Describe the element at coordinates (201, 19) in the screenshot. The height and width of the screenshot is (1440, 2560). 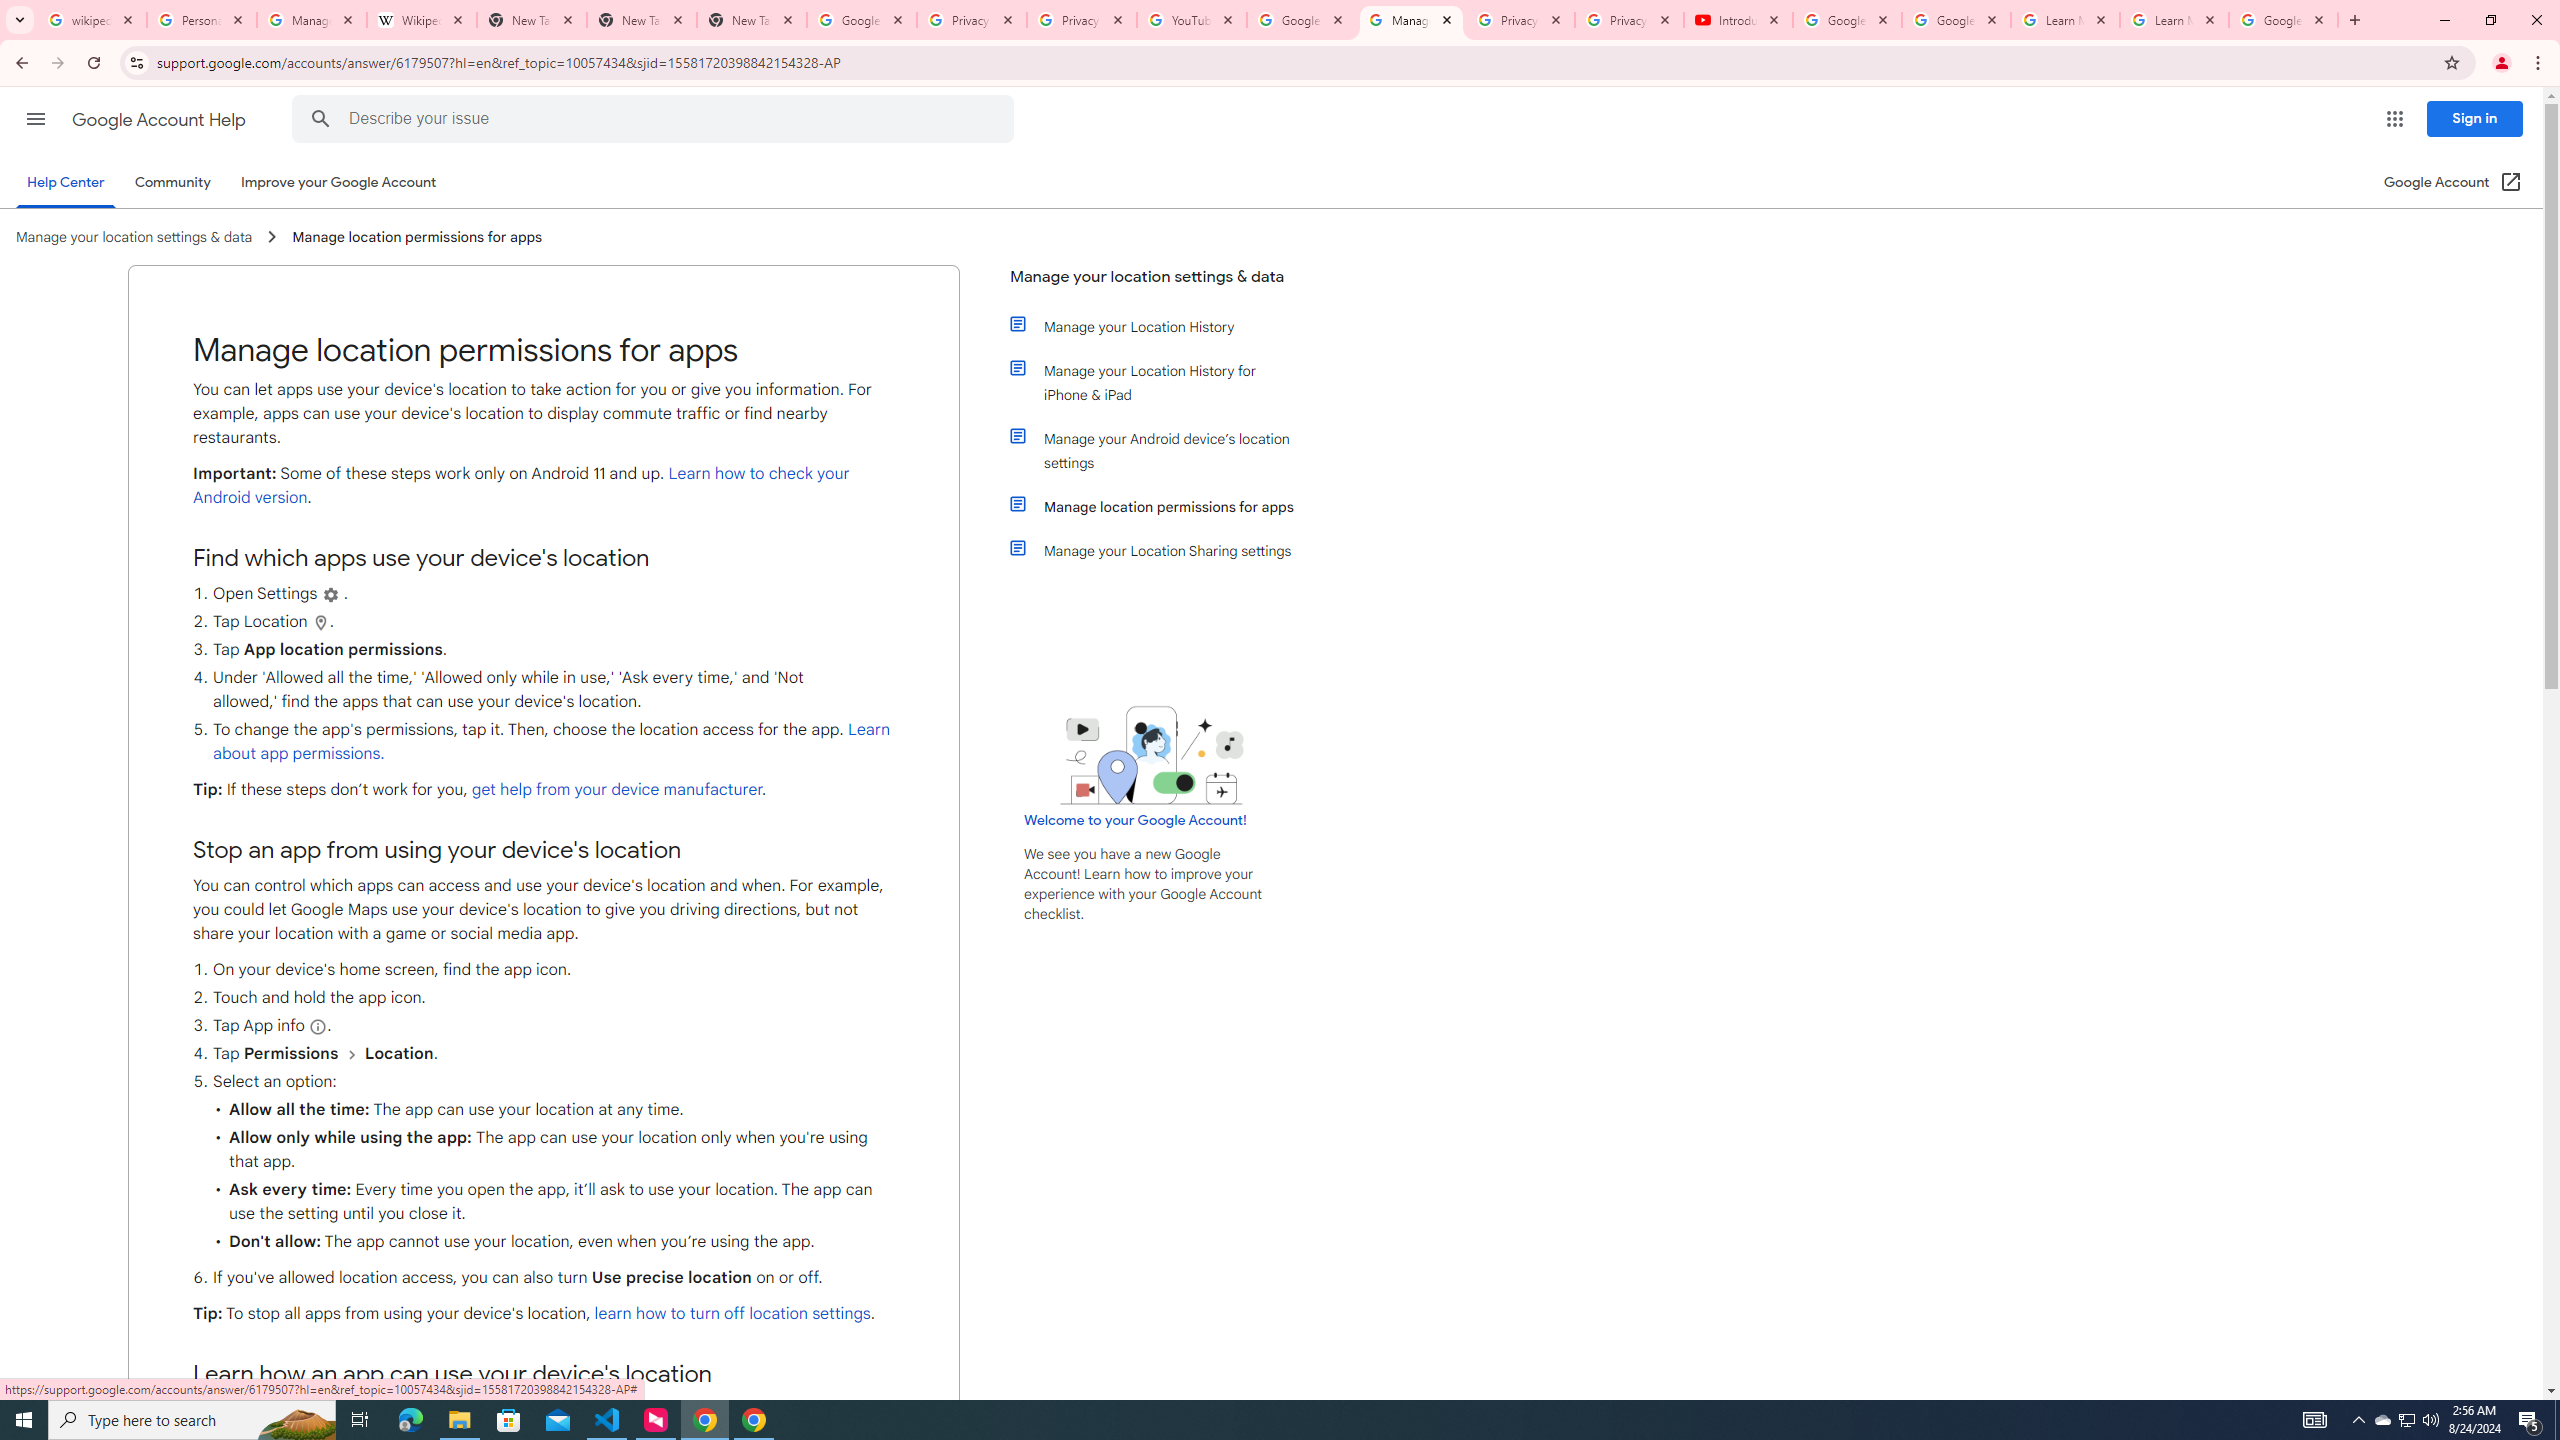
I see `'Personalization & Google Search results - Google Search Help'` at that location.